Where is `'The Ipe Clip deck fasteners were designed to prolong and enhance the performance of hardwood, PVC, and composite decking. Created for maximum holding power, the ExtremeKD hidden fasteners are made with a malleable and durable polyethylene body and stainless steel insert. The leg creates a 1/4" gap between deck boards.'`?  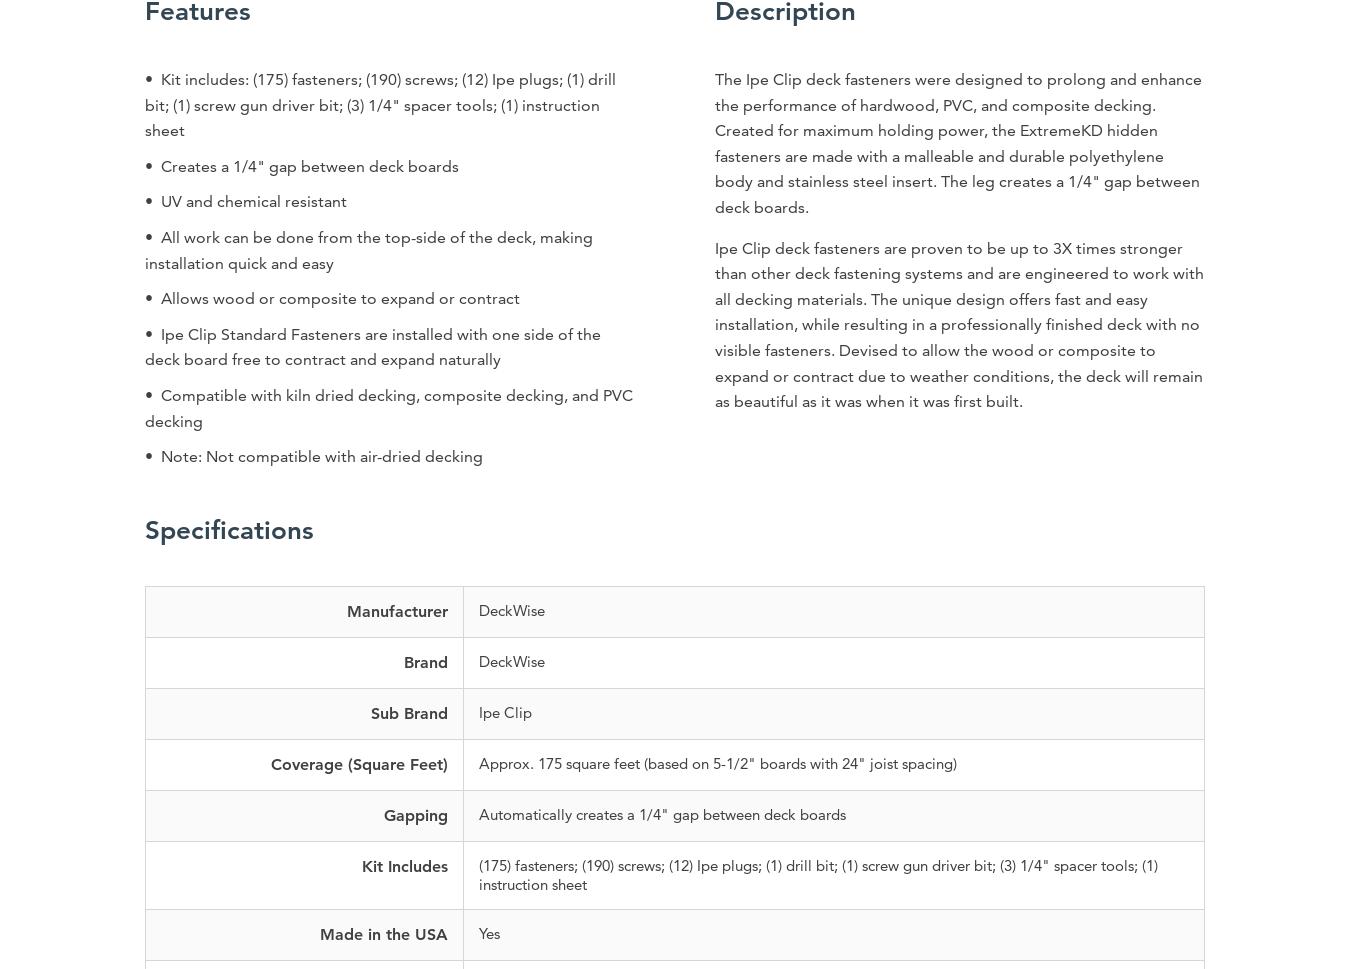 'The Ipe Clip deck fasteners were designed to prolong and enhance the performance of hardwood, PVC, and composite decking. Created for maximum holding power, the ExtremeKD hidden fasteners are made with a malleable and durable polyethylene body and stainless steel insert. The leg creates a 1/4" gap between deck boards.' is located at coordinates (713, 141).